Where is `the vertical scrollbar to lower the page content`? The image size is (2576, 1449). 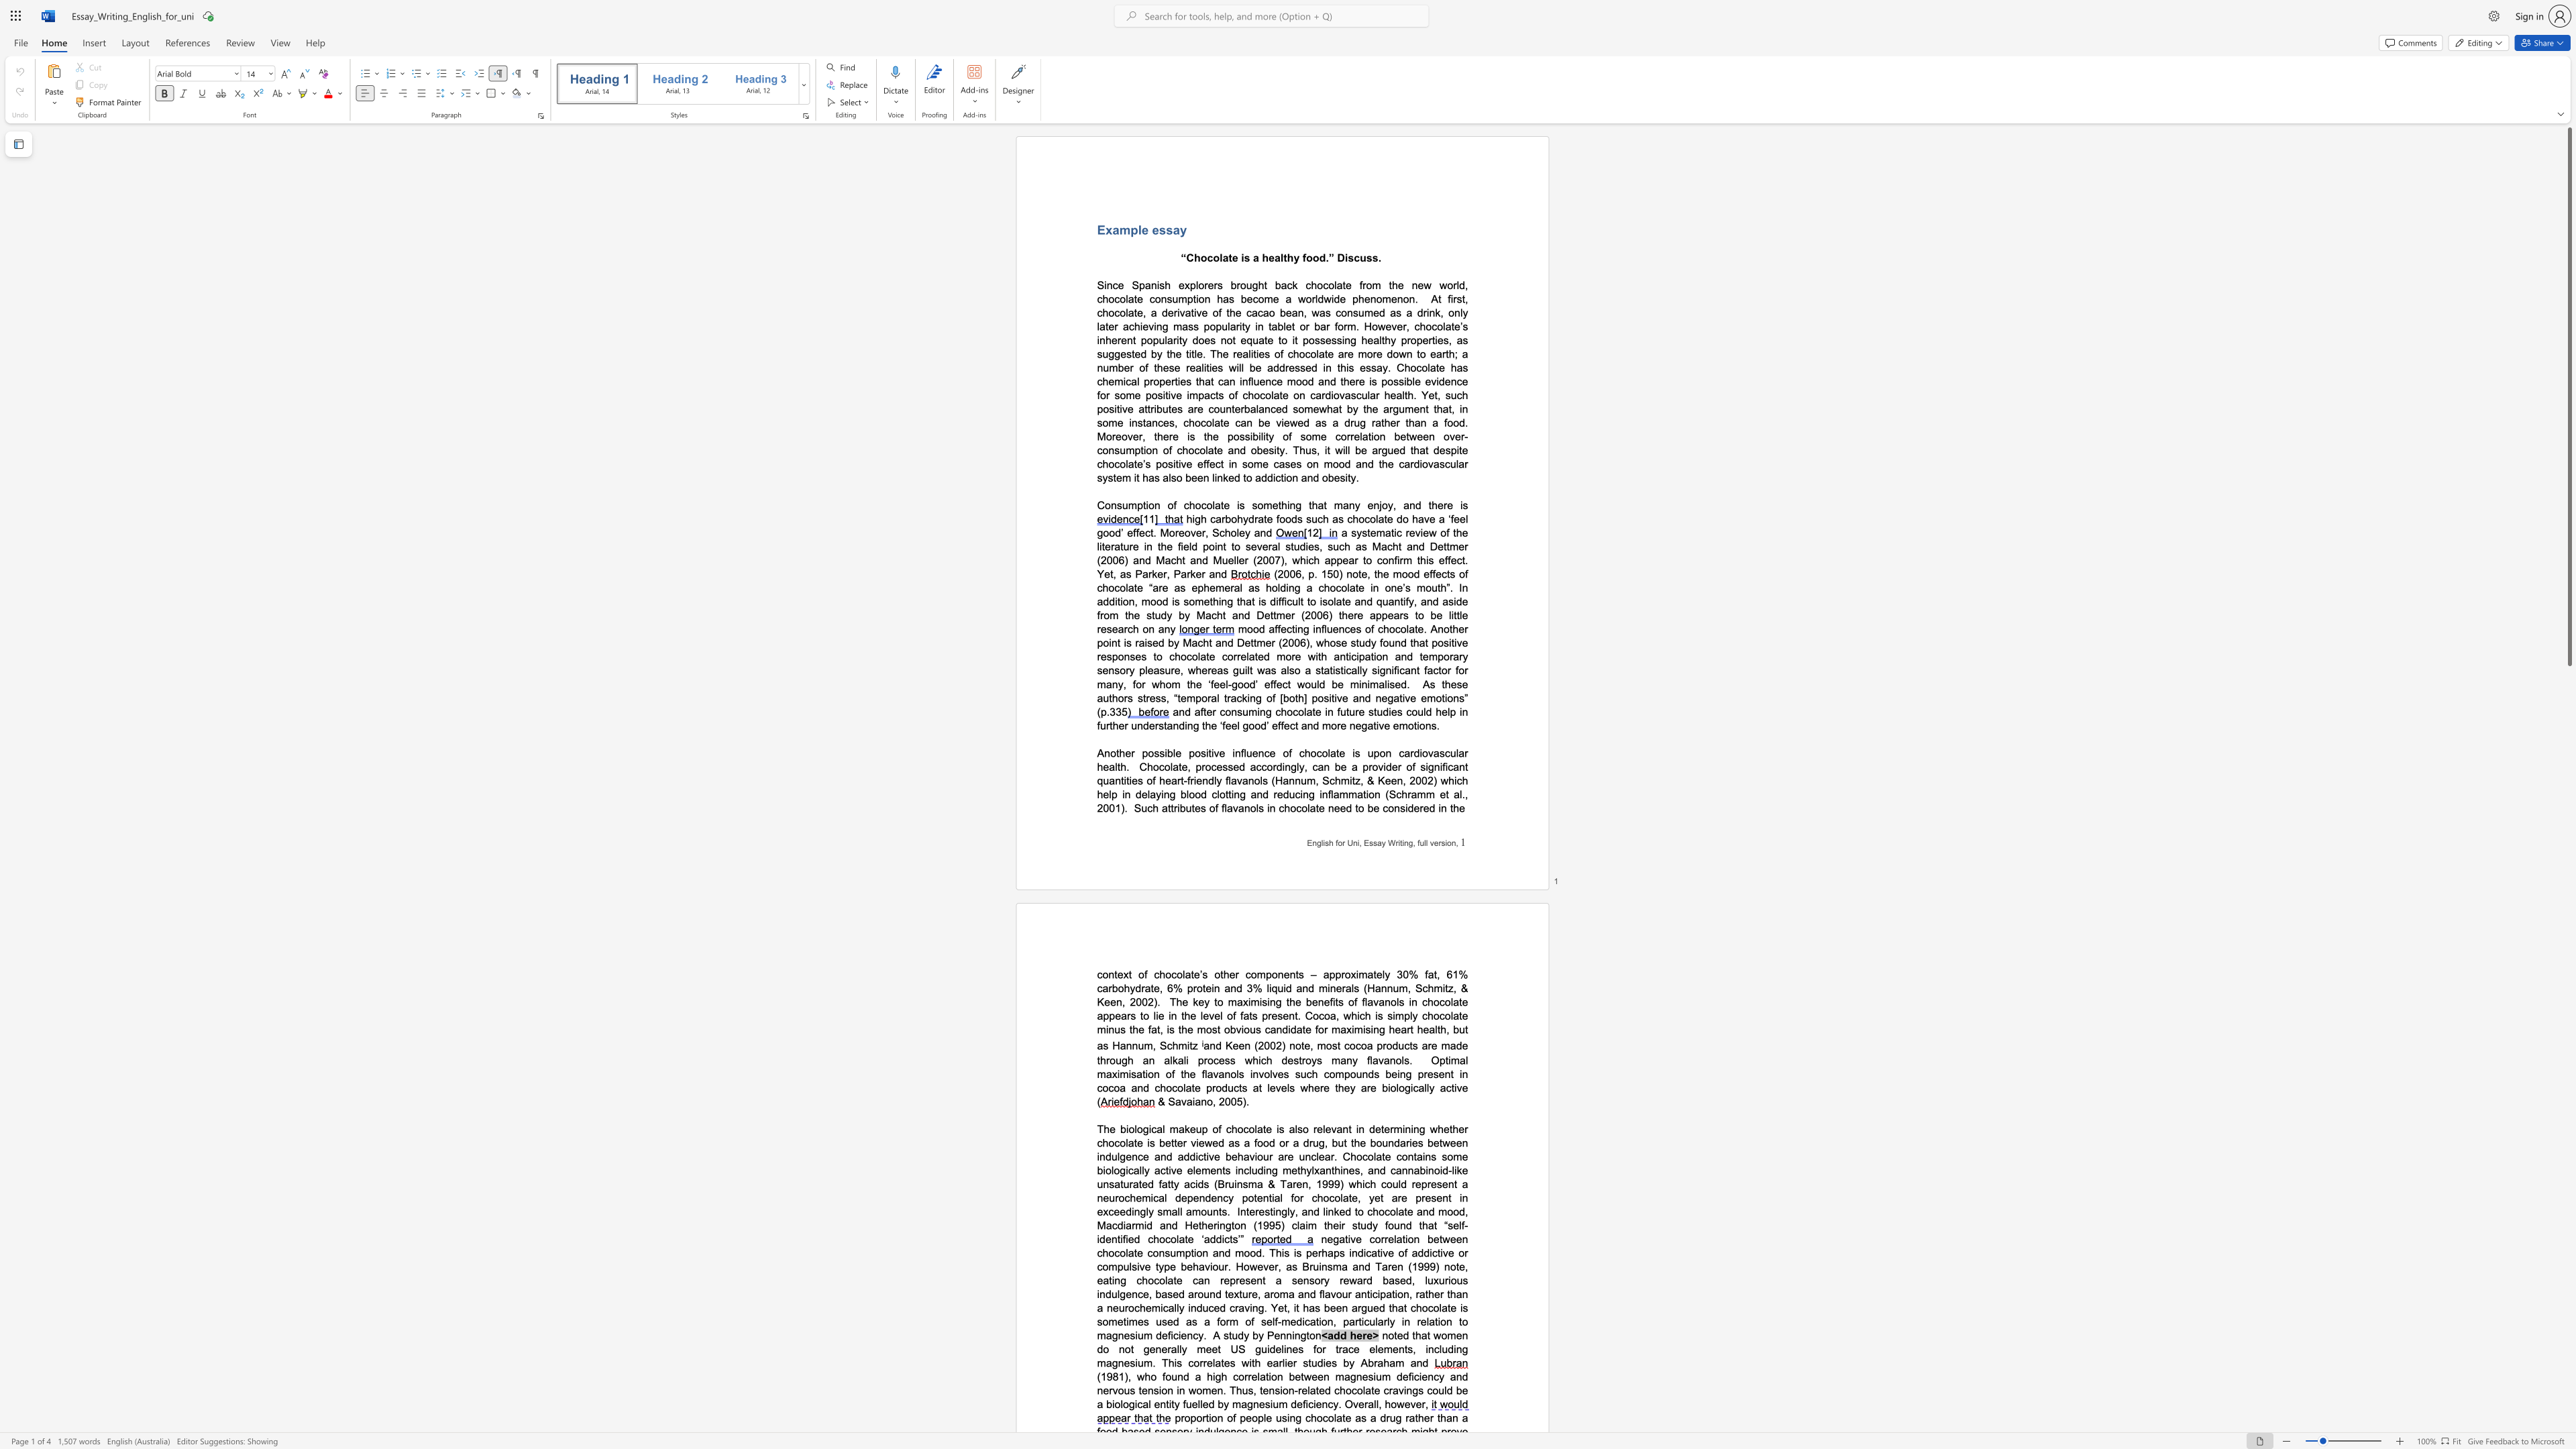
the vertical scrollbar to lower the page content is located at coordinates (2568, 1026).